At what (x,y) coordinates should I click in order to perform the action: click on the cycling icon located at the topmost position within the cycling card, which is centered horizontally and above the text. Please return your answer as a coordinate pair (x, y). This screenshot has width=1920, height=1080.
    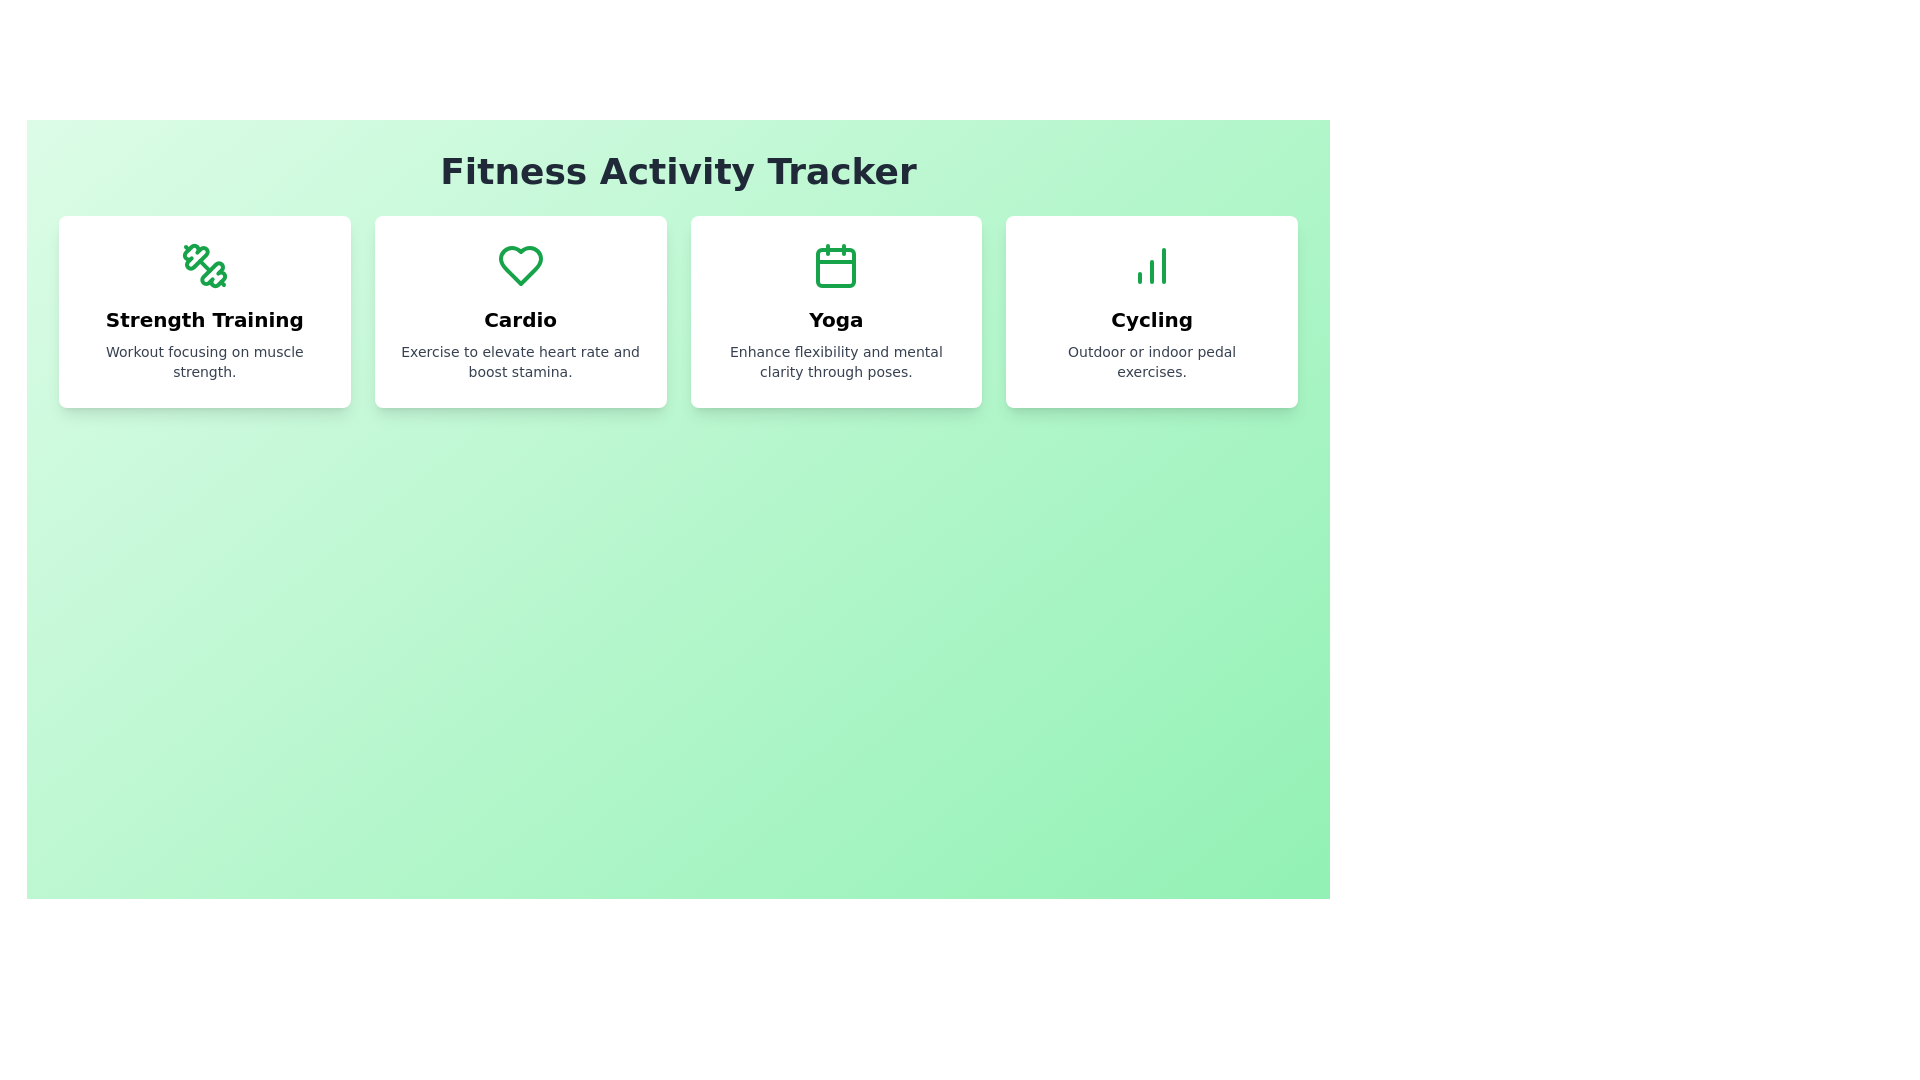
    Looking at the image, I should click on (1152, 265).